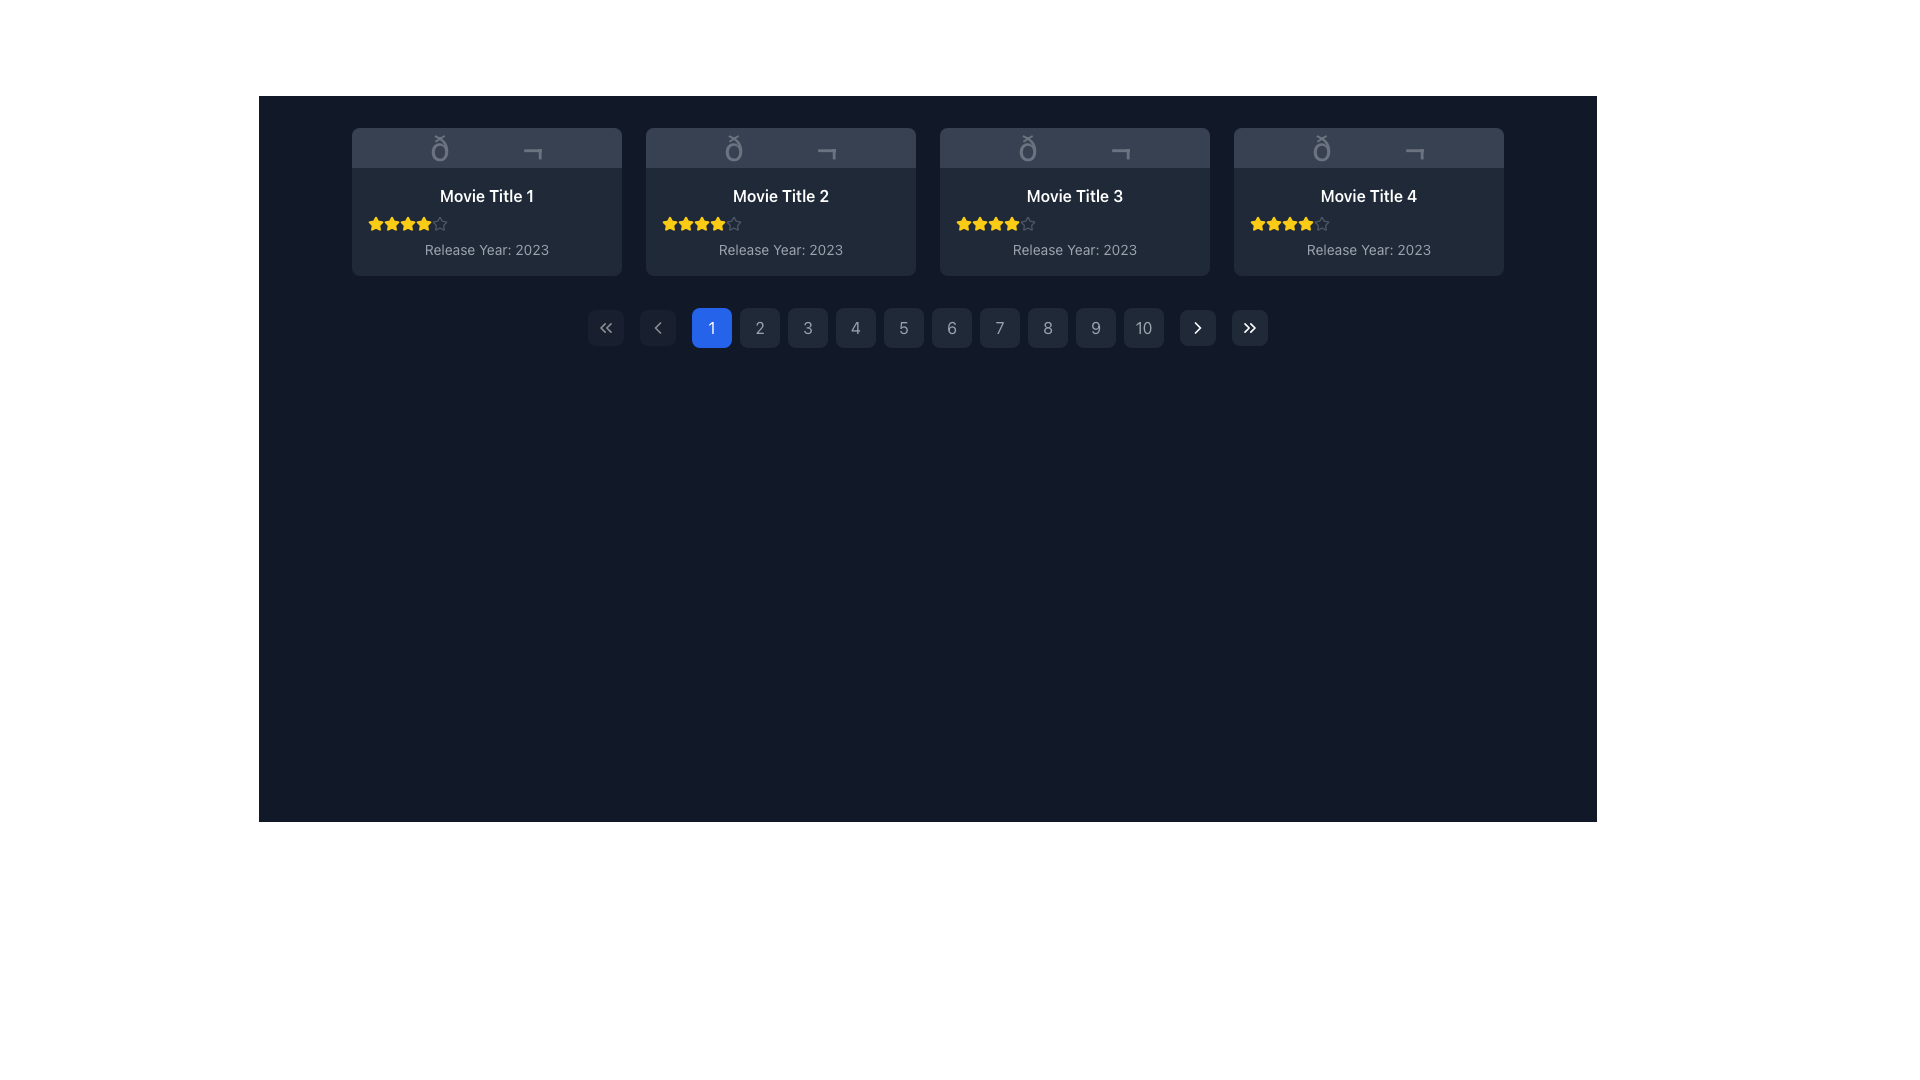  What do you see at coordinates (1198, 326) in the screenshot?
I see `the rectangular button with rounded corners that has a dark gray background and a white arrow pointing to the right, located towards the rightmost side of the navigation bar` at bounding box center [1198, 326].